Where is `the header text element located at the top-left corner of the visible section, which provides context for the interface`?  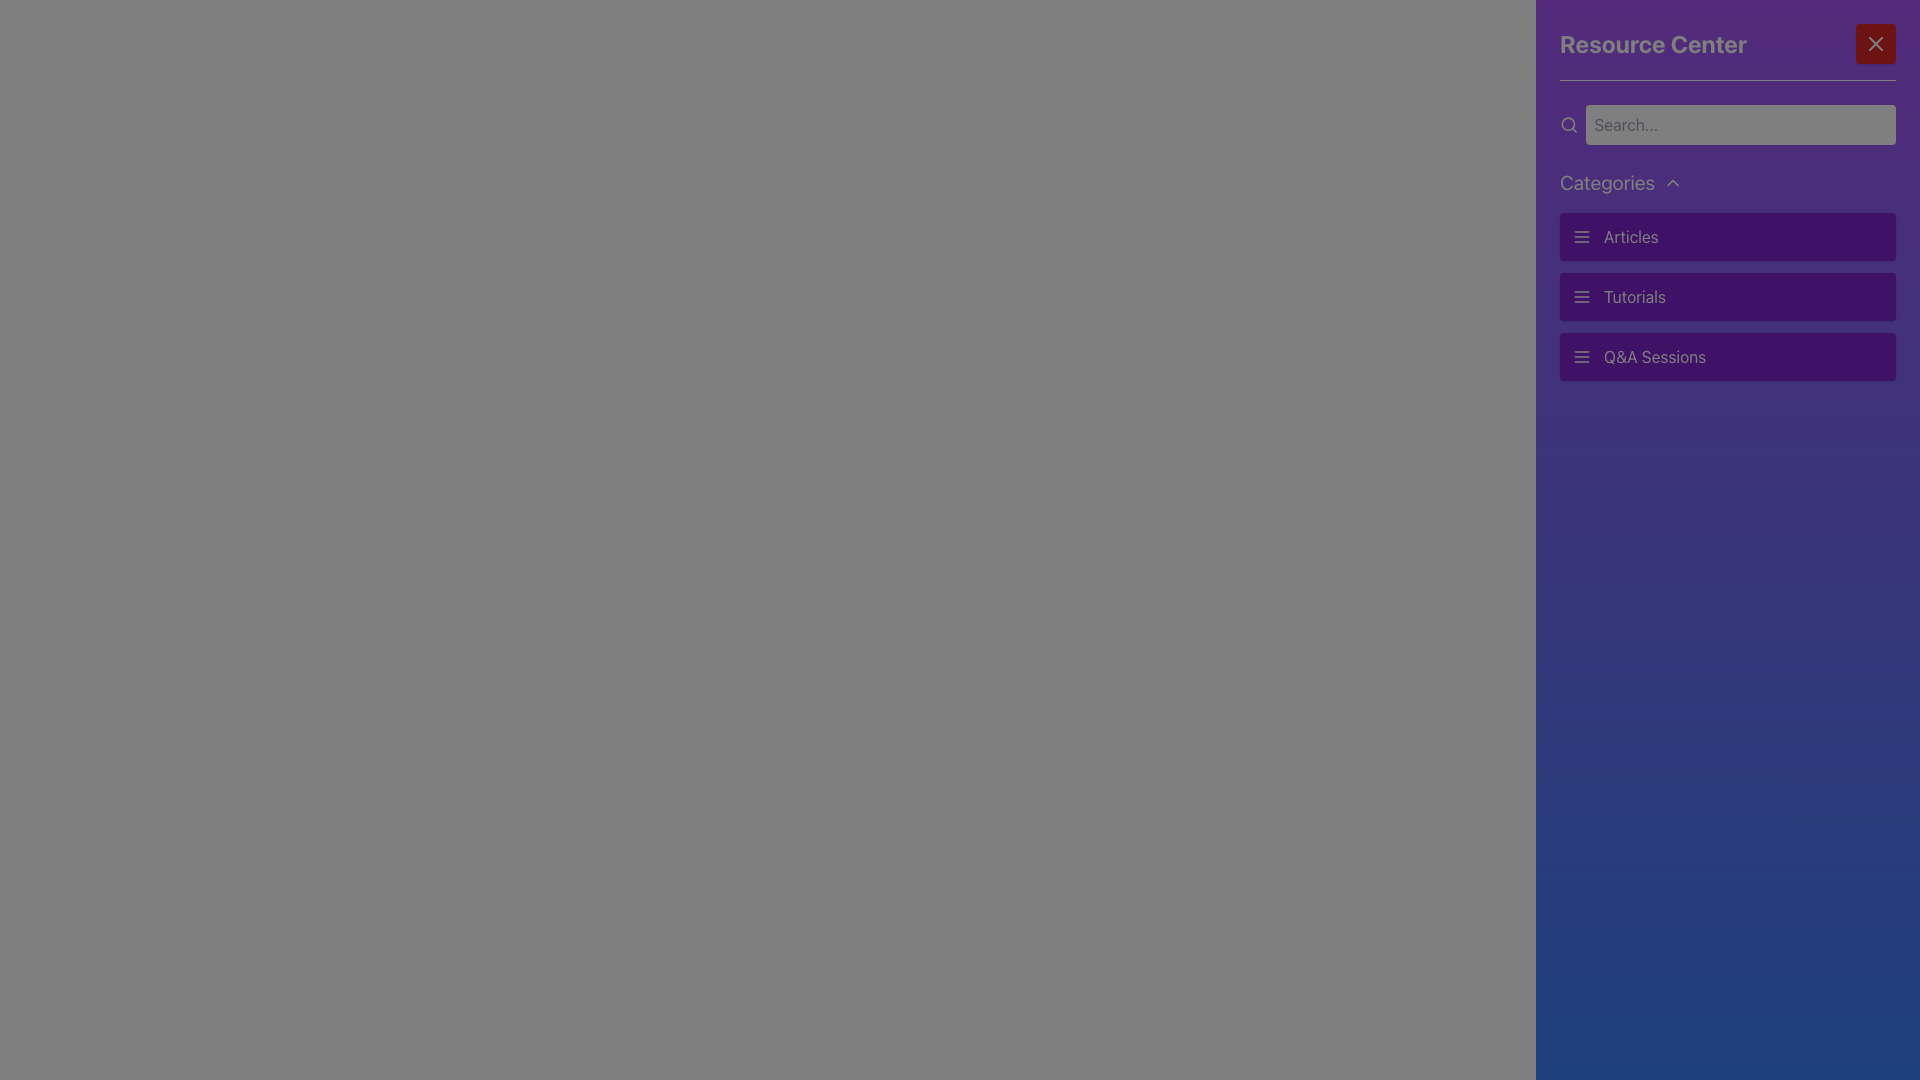 the header text element located at the top-left corner of the visible section, which provides context for the interface is located at coordinates (1653, 43).